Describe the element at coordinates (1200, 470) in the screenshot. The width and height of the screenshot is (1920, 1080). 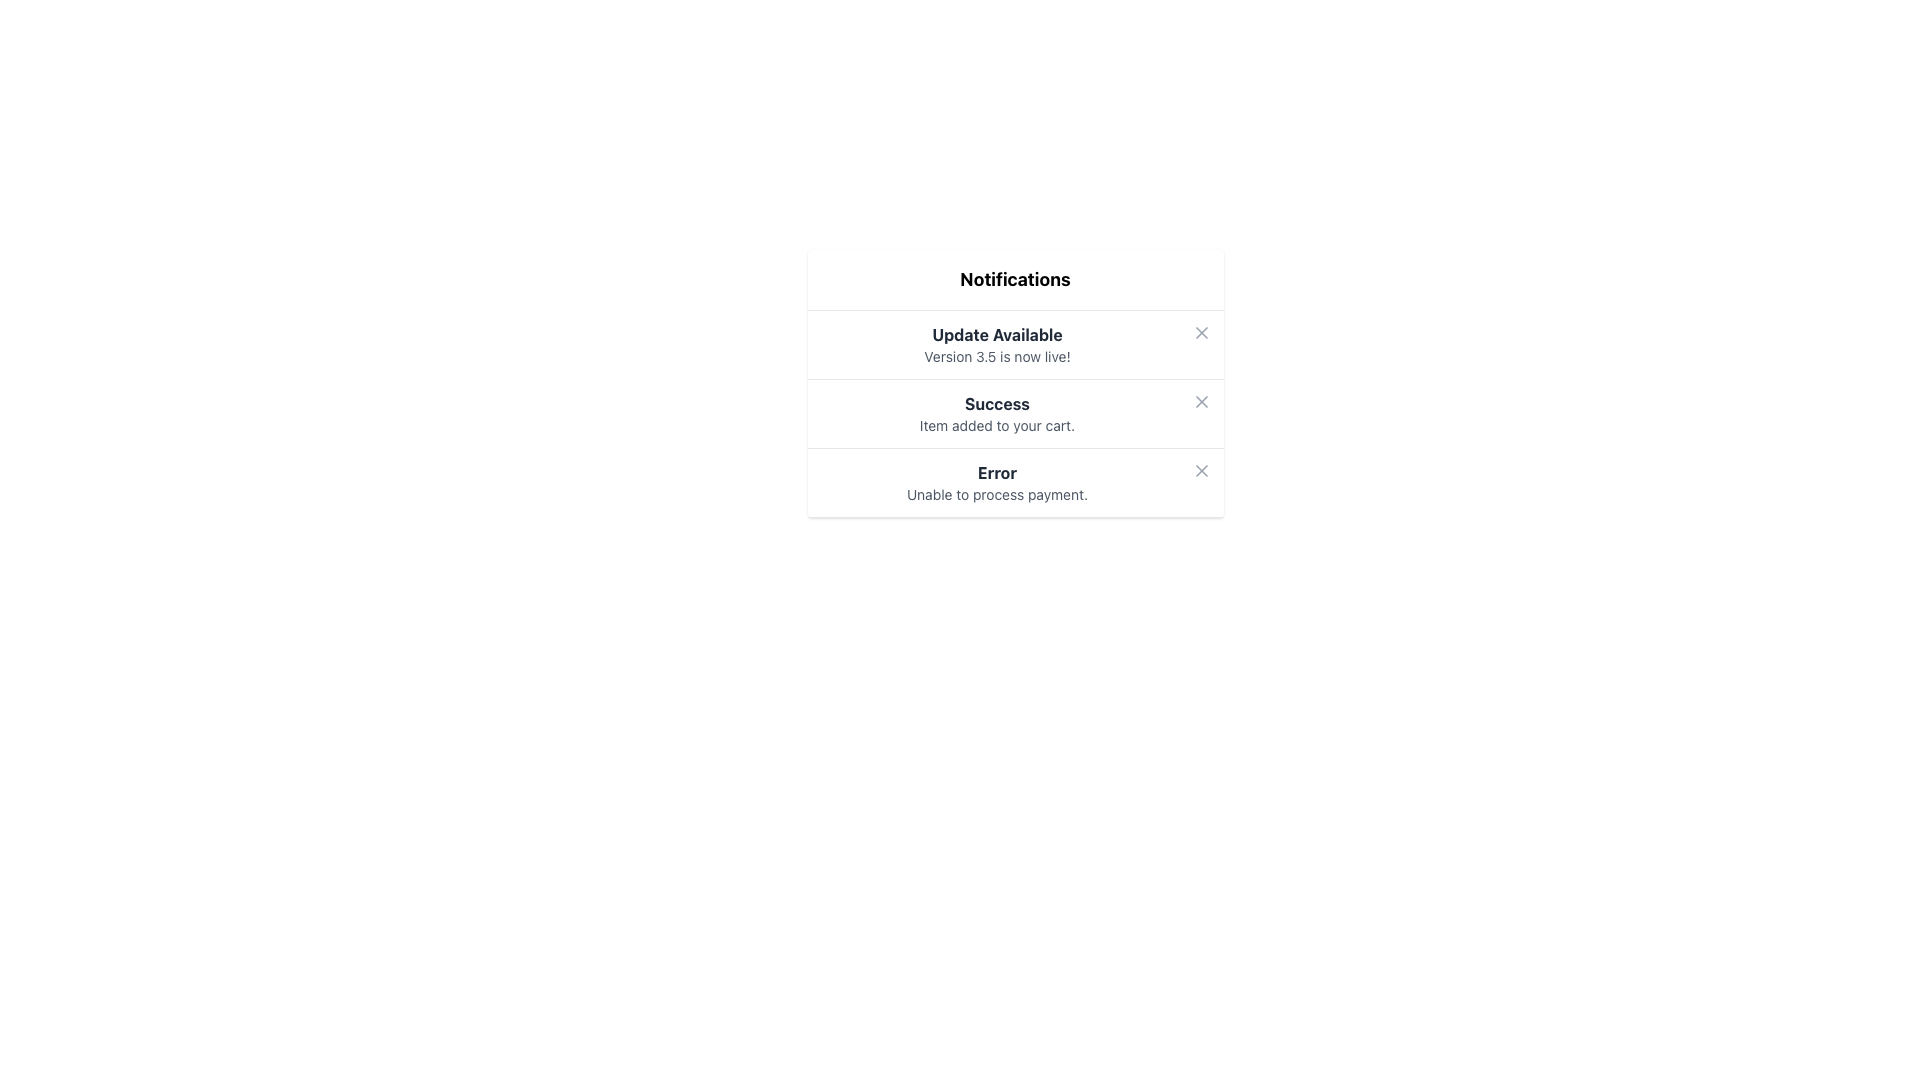
I see `the close button located at the far right of the 'Unable to process payment.' notification` at that location.